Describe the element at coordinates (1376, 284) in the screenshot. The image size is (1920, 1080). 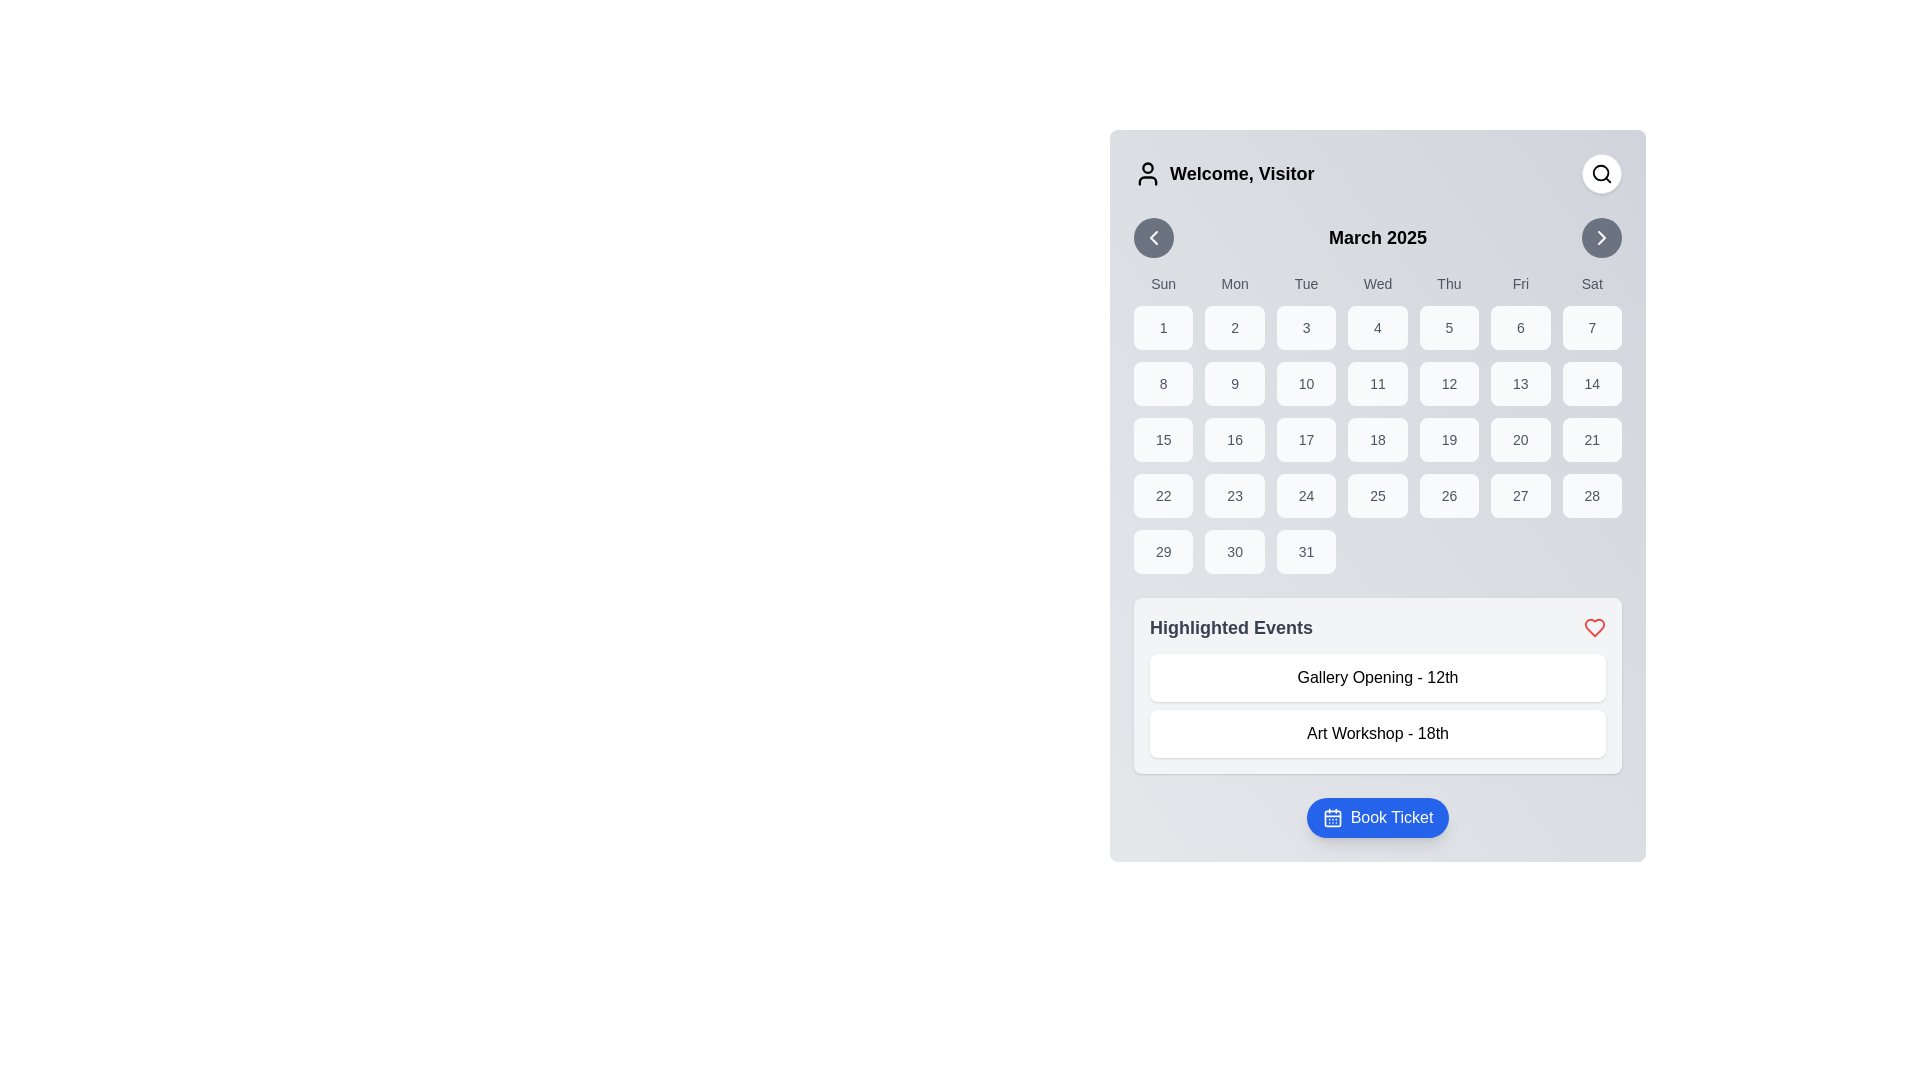
I see `the text label displaying 'Wed,' which is the fourth item in a row of weekday abbreviations in the calendar interface` at that location.